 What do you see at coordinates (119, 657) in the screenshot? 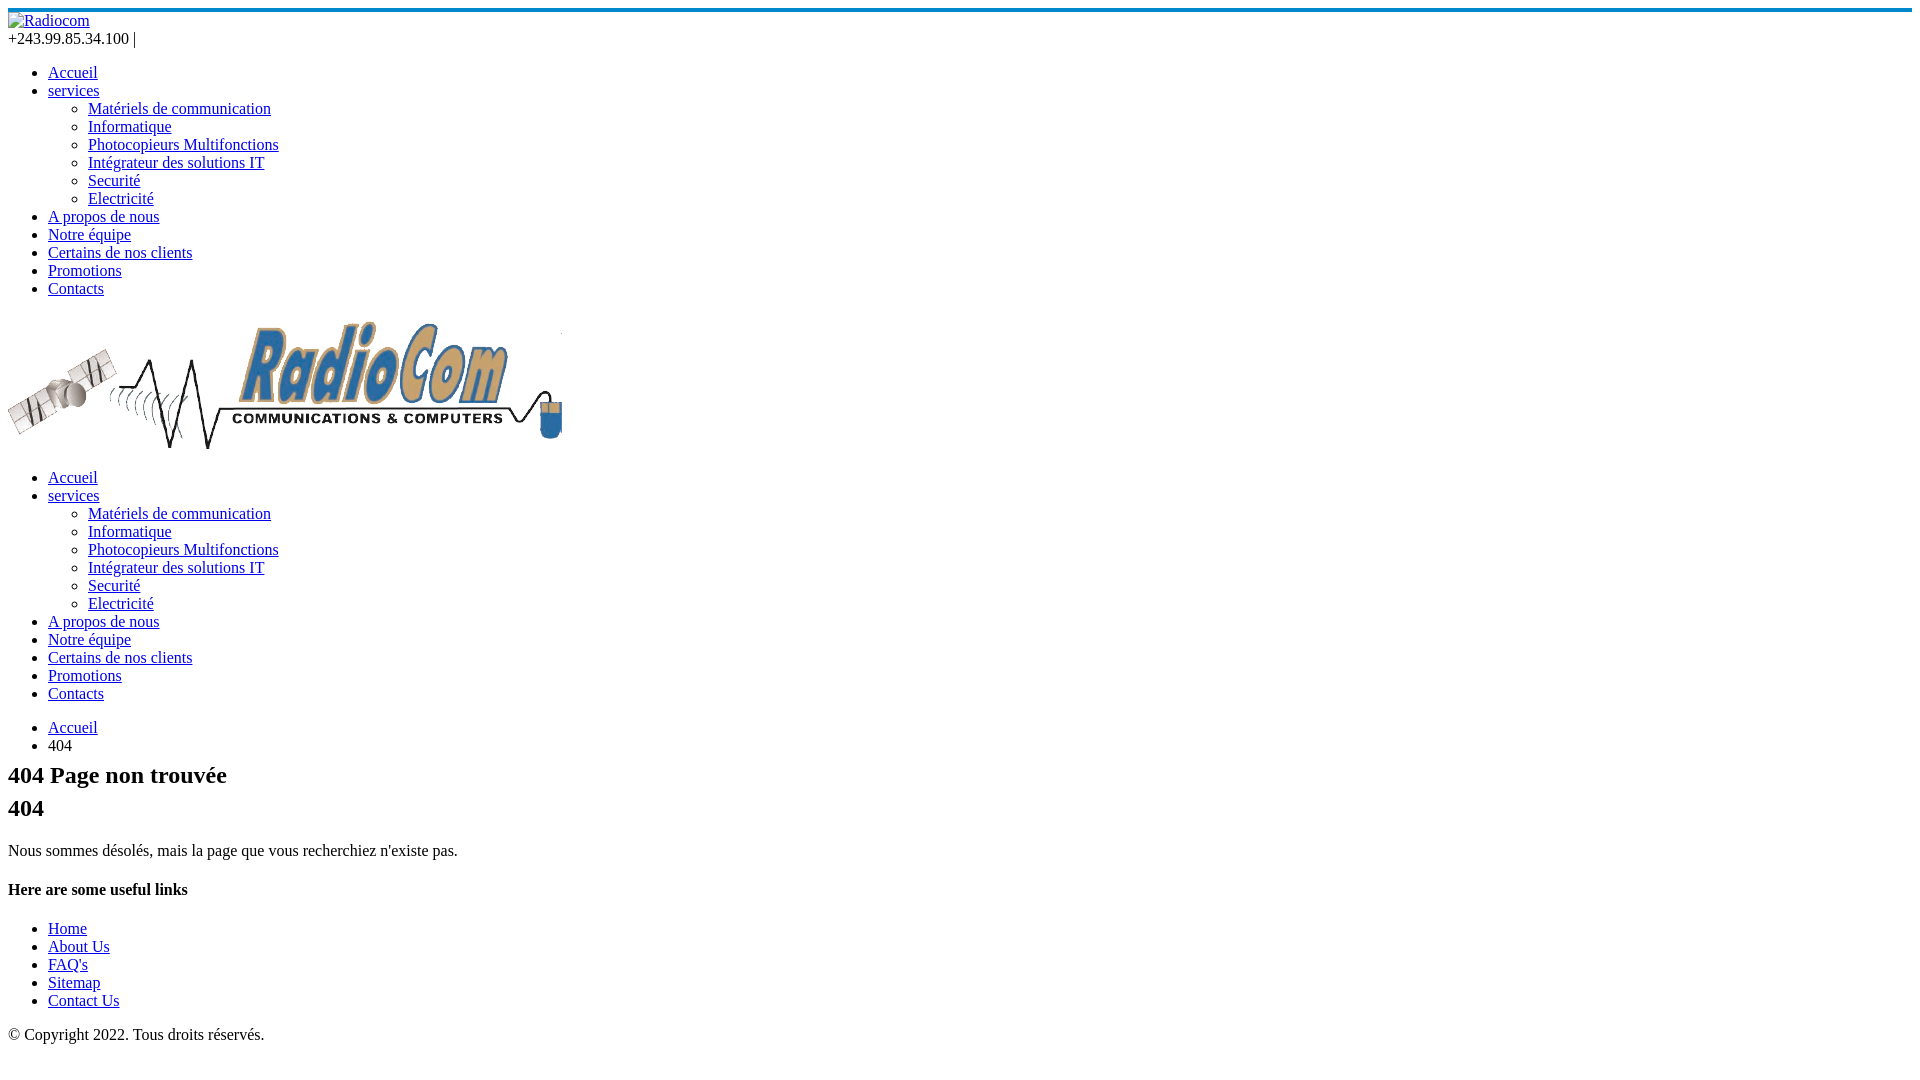
I see `'Certains de nos clients'` at bounding box center [119, 657].